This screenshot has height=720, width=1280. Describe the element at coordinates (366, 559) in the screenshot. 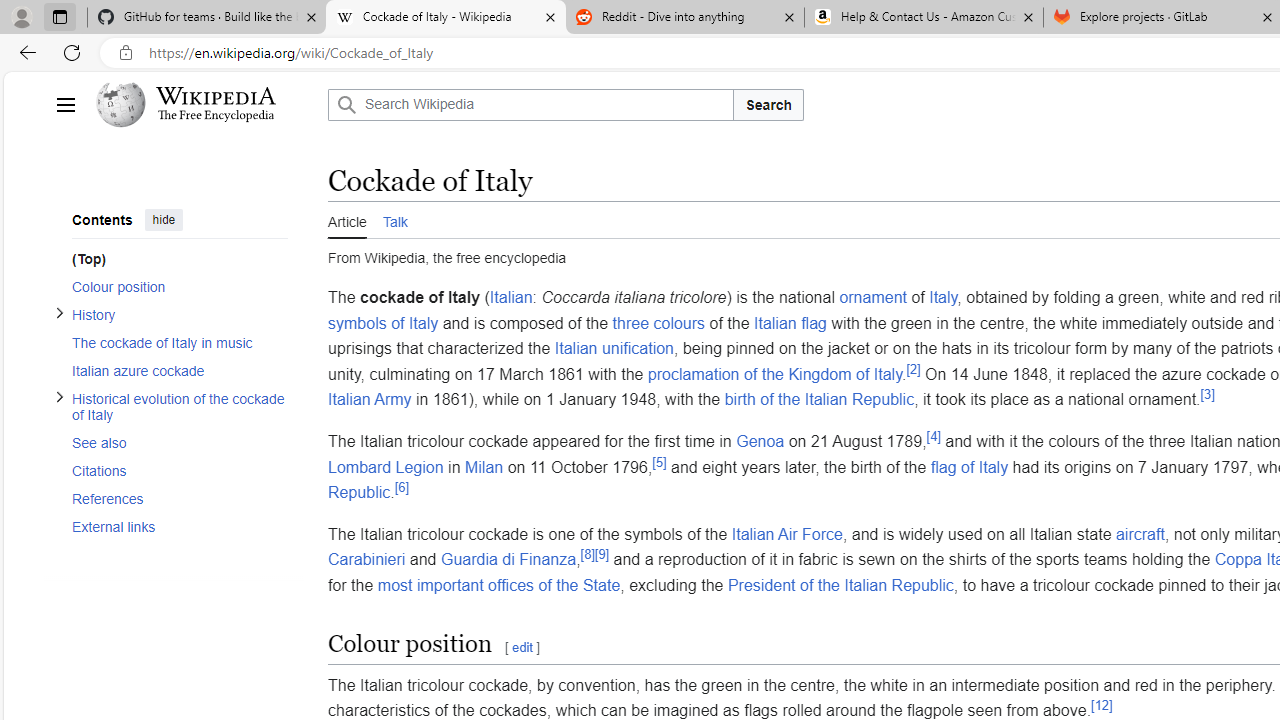

I see `'Carabinieri'` at that location.